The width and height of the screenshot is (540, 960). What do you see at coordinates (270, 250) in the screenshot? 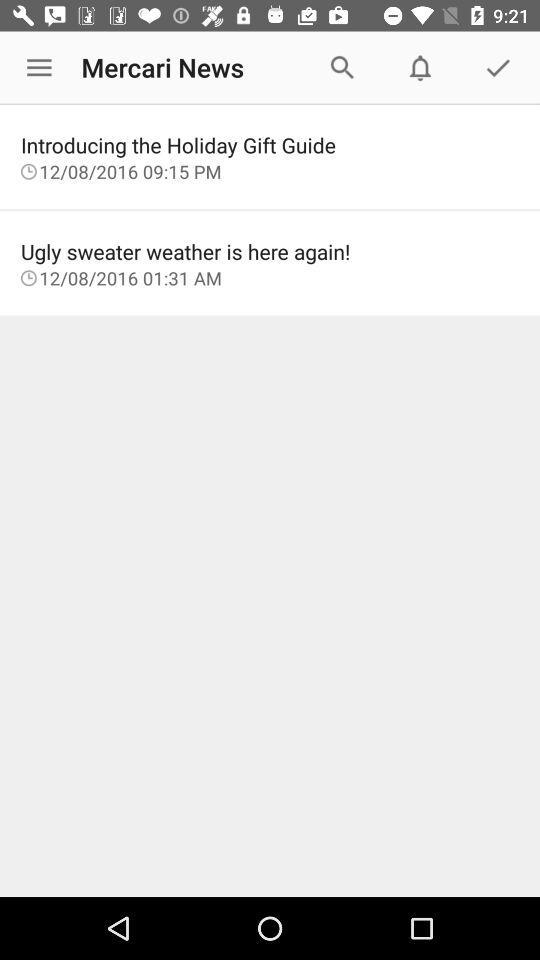
I see `the item above the 12 08 2016 item` at bounding box center [270, 250].